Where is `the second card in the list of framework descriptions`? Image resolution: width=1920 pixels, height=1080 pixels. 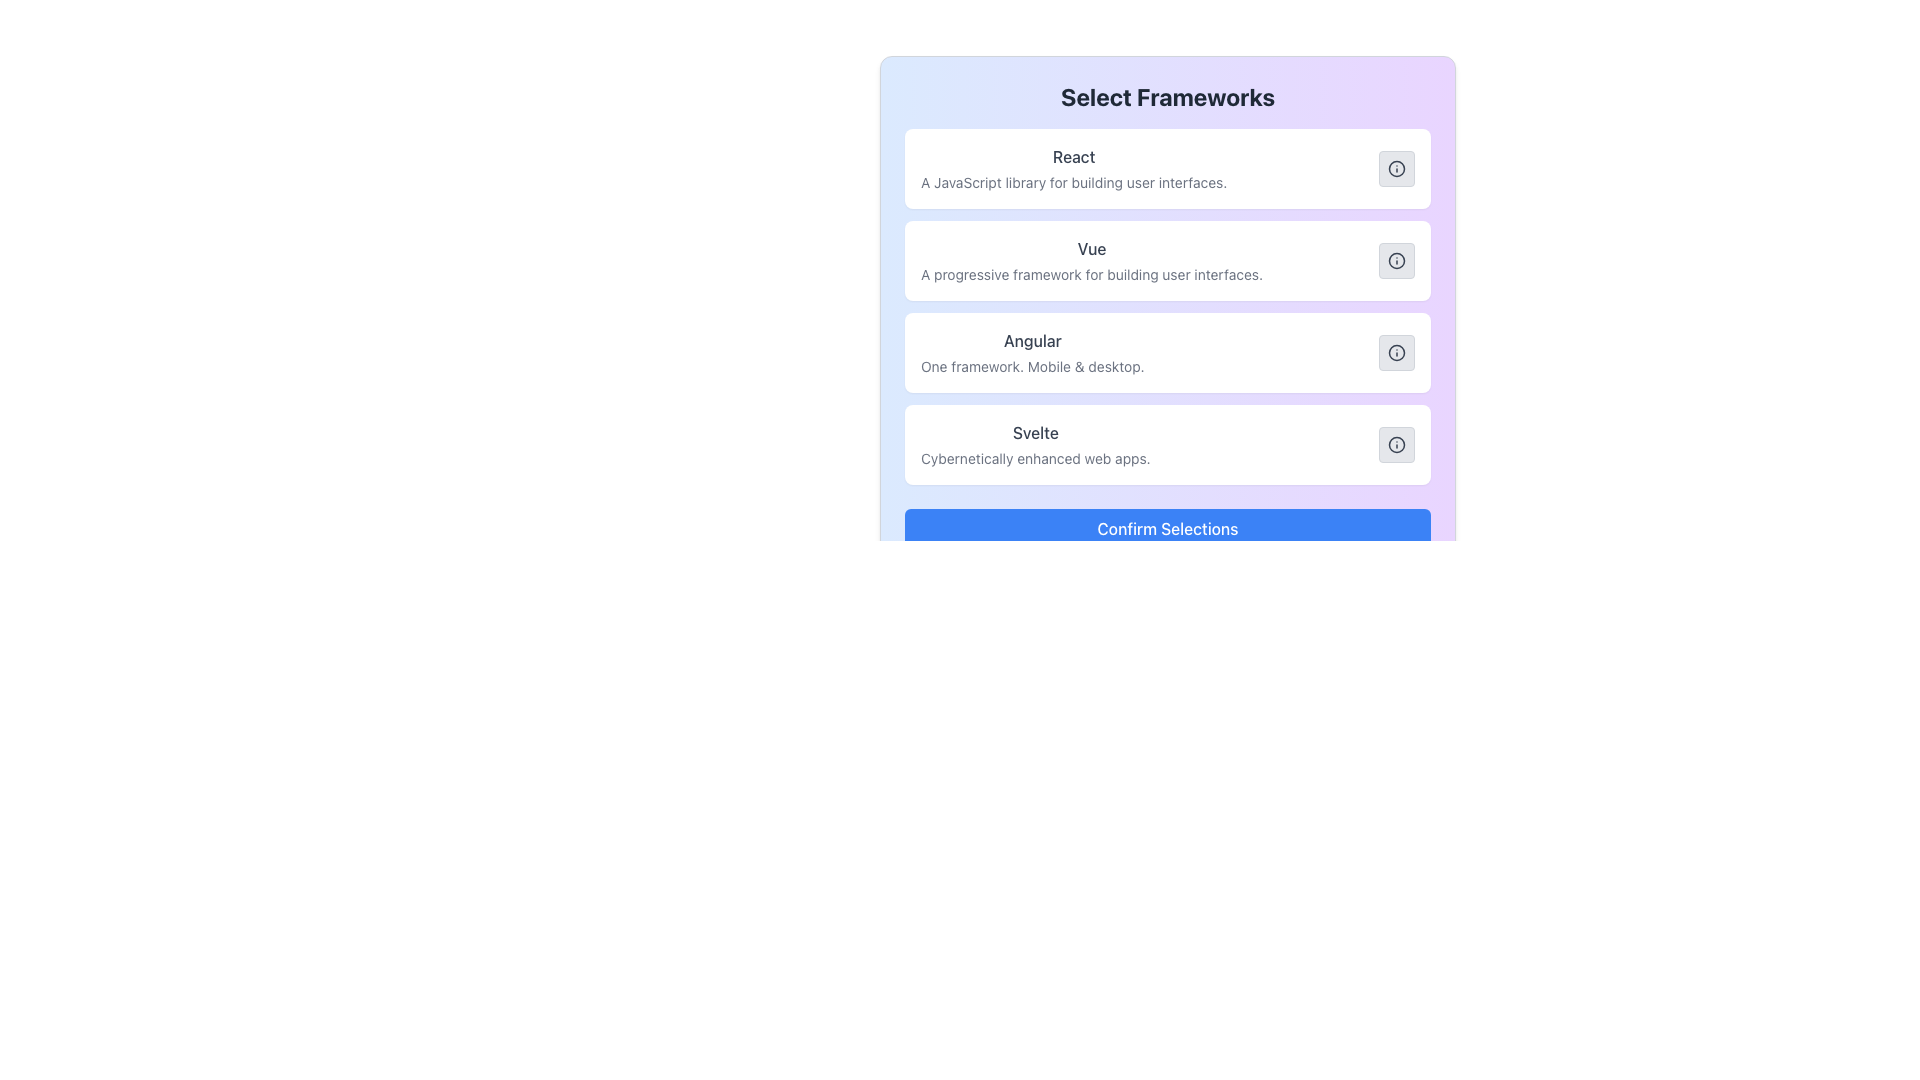
the second card in the list of framework descriptions is located at coordinates (1167, 260).